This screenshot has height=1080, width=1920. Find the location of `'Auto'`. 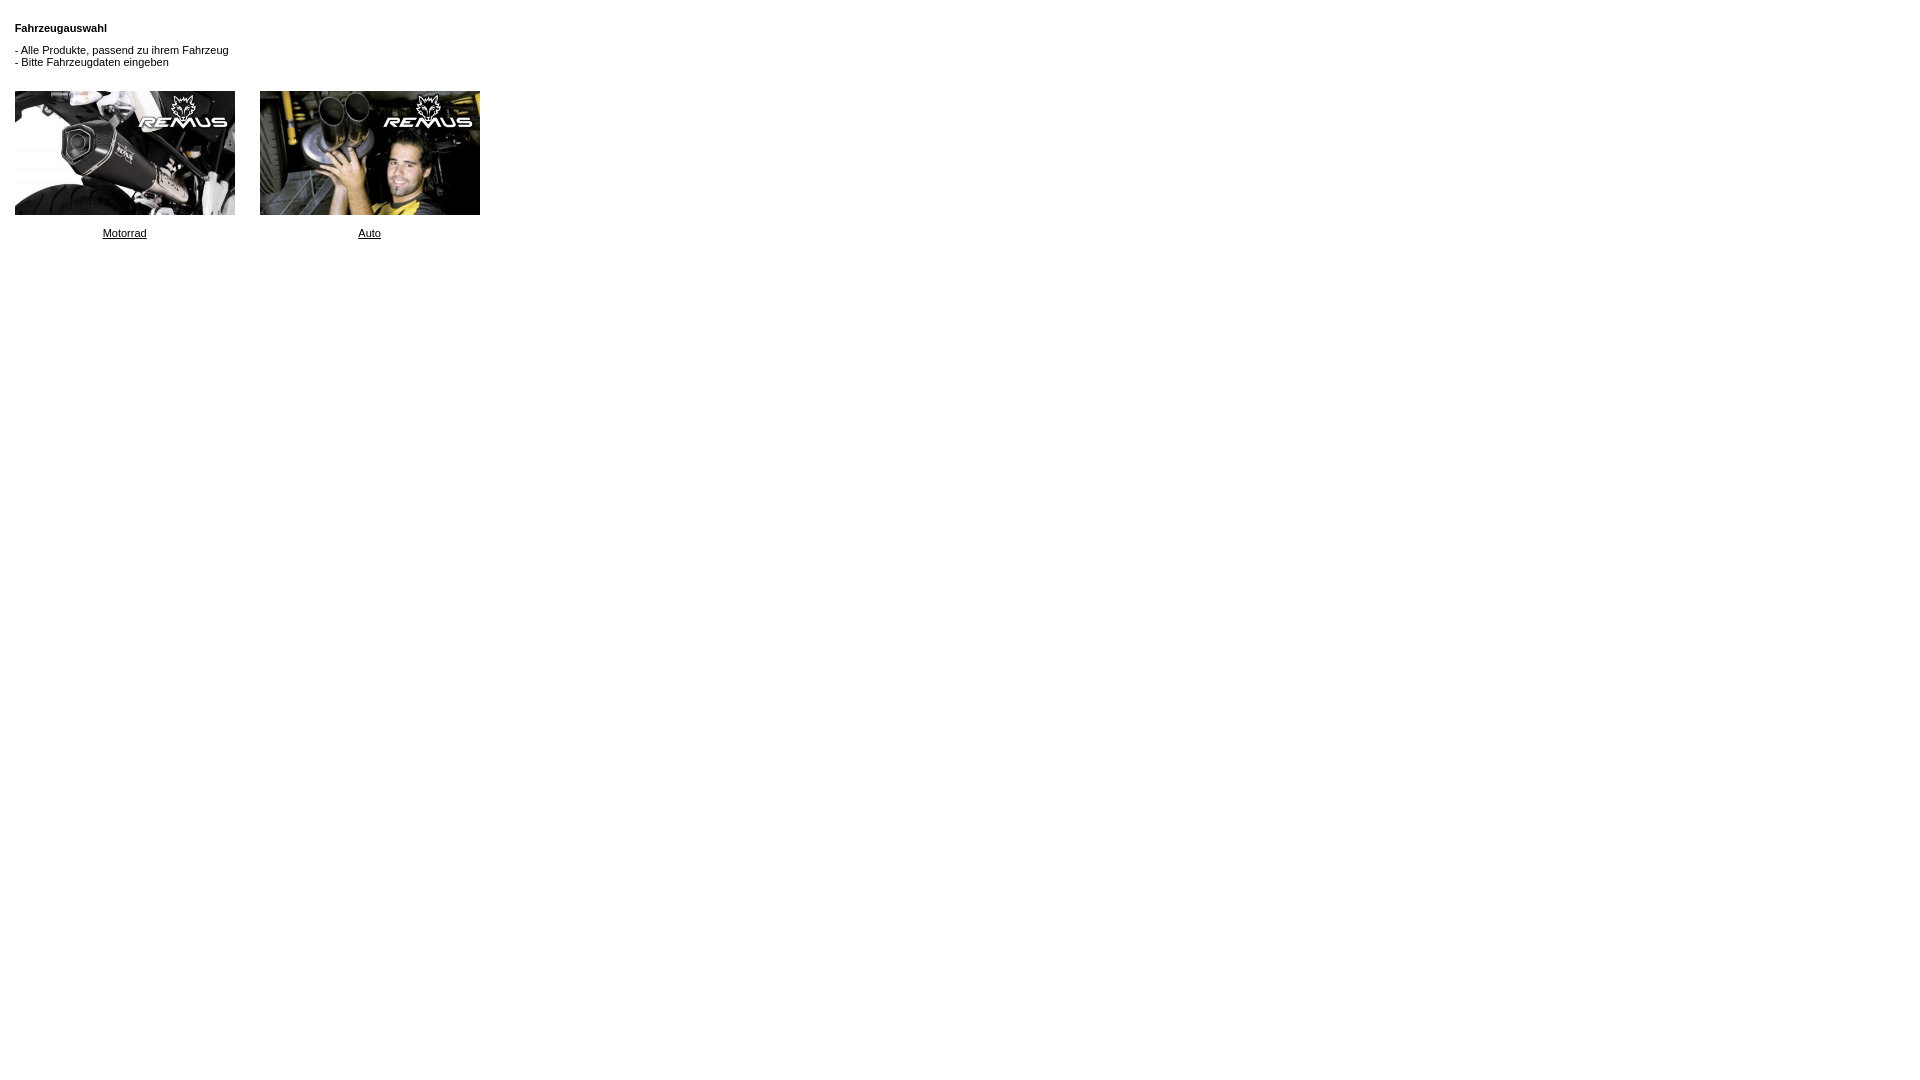

'Auto' is located at coordinates (369, 152).